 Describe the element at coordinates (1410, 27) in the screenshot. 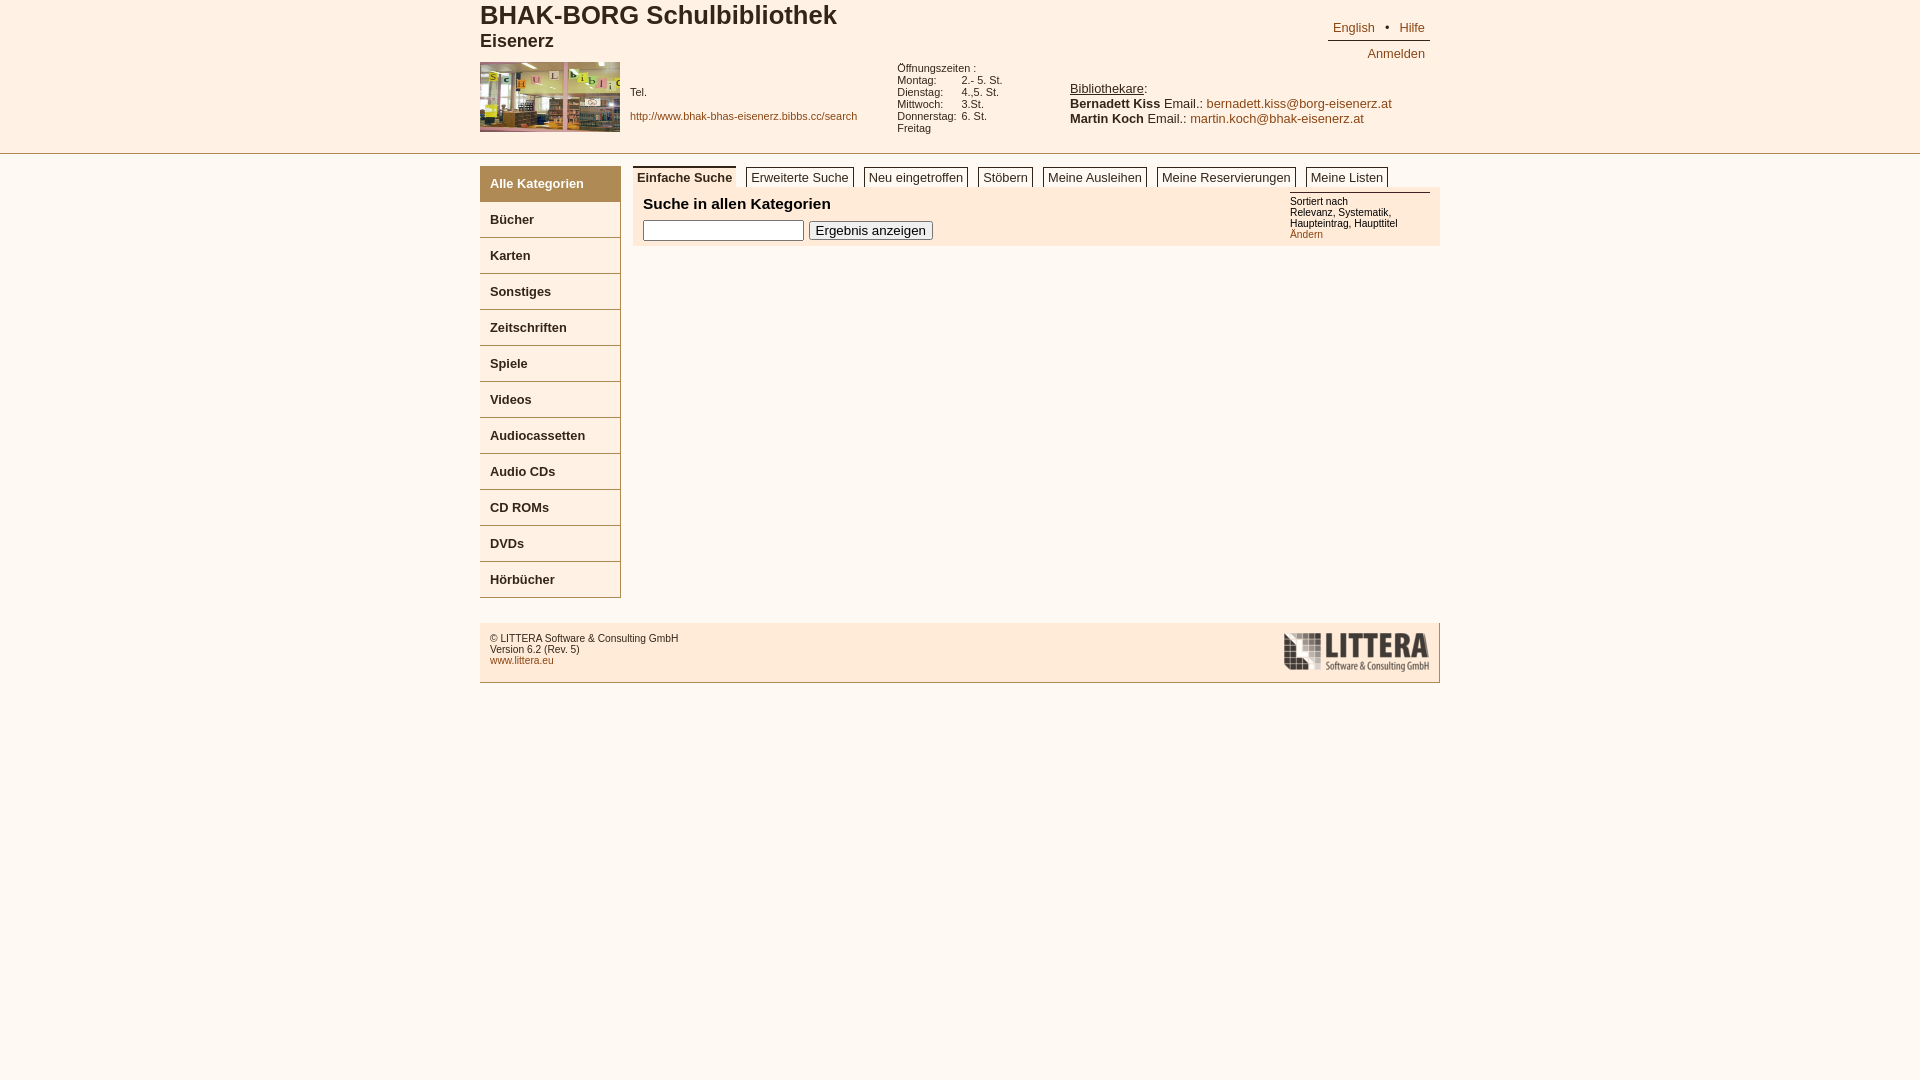

I see `'Hilfe'` at that location.